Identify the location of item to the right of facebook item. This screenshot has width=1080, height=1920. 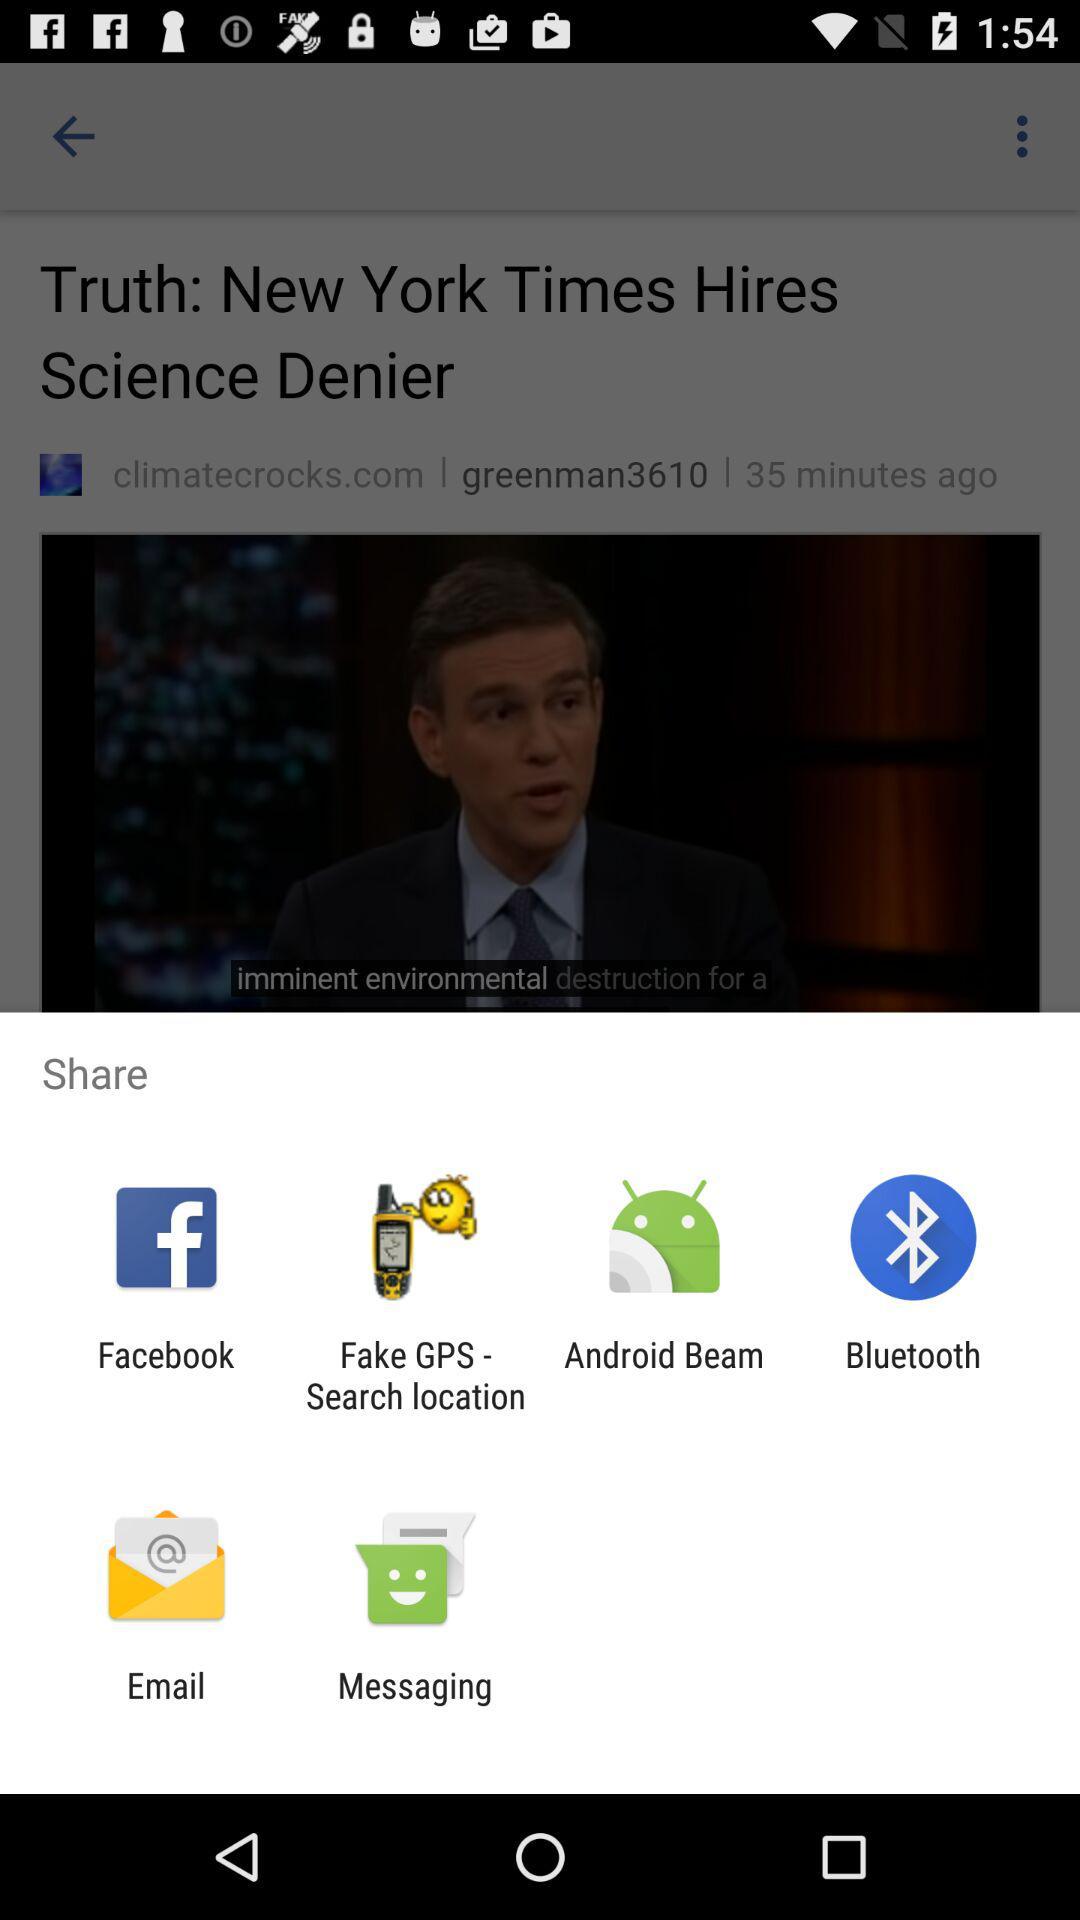
(414, 1374).